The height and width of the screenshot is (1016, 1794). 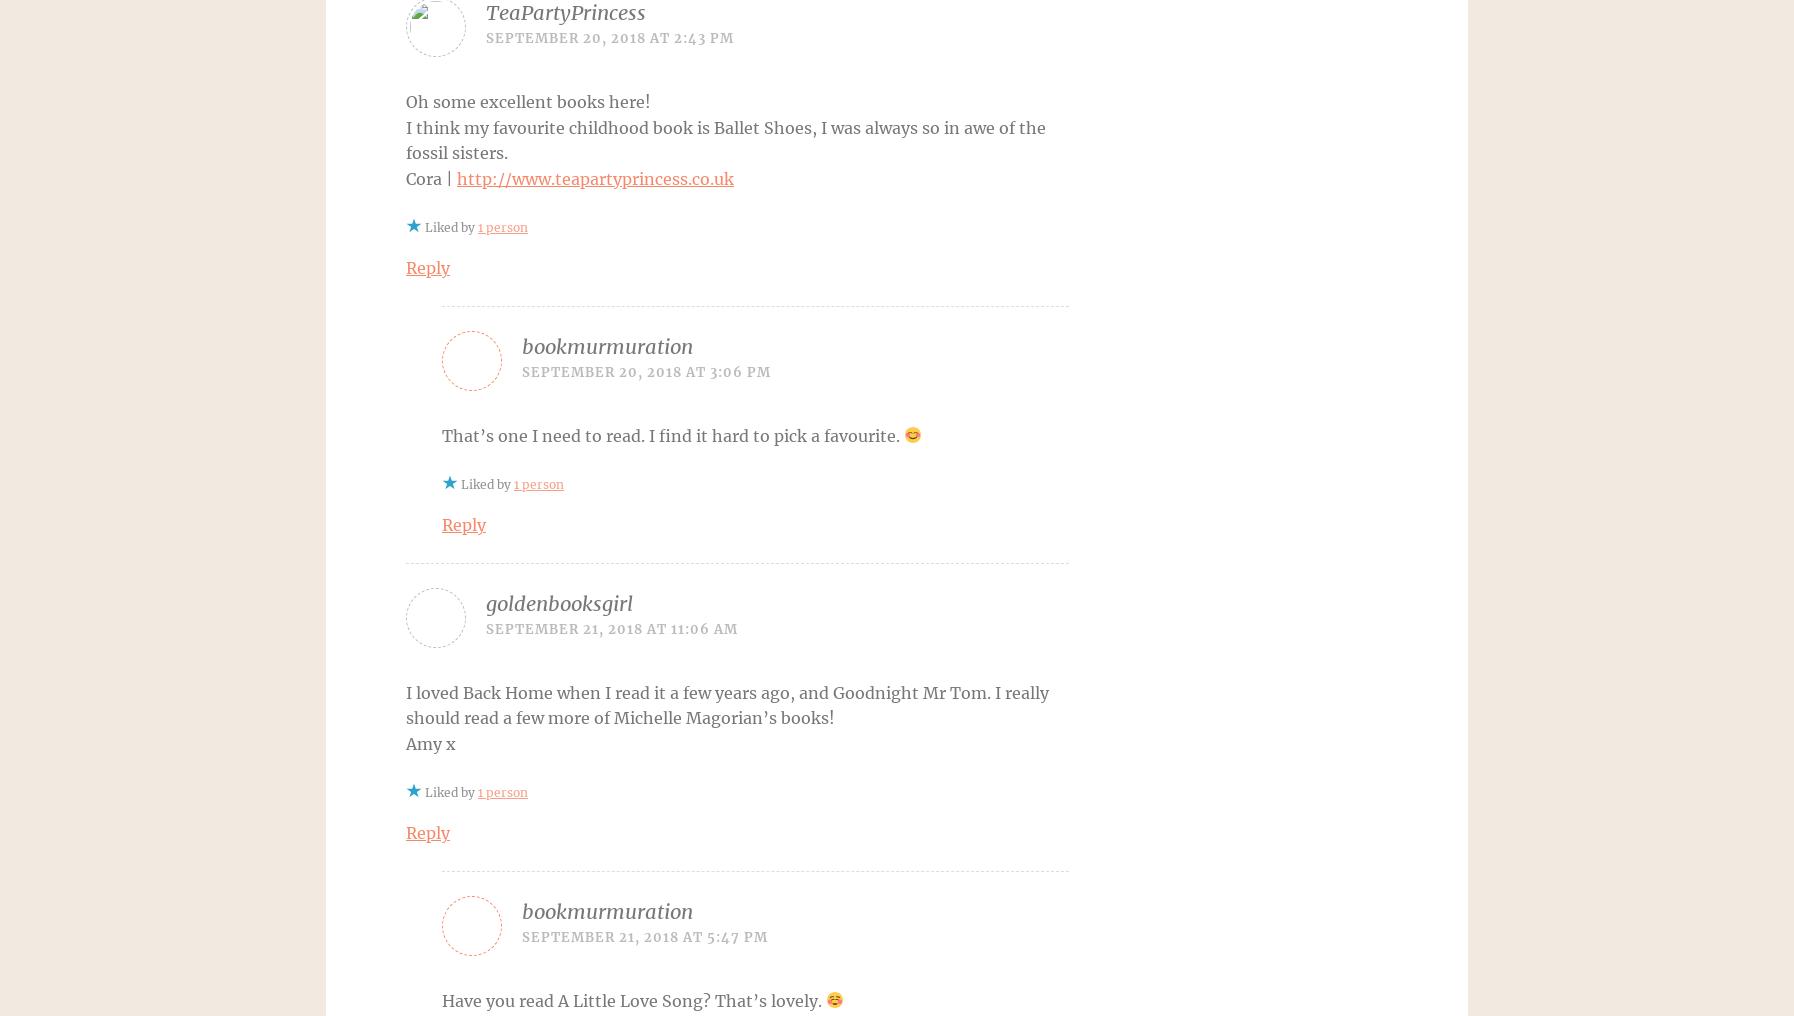 What do you see at coordinates (646, 371) in the screenshot?
I see `'September 20, 2018 at 3:06 pm'` at bounding box center [646, 371].